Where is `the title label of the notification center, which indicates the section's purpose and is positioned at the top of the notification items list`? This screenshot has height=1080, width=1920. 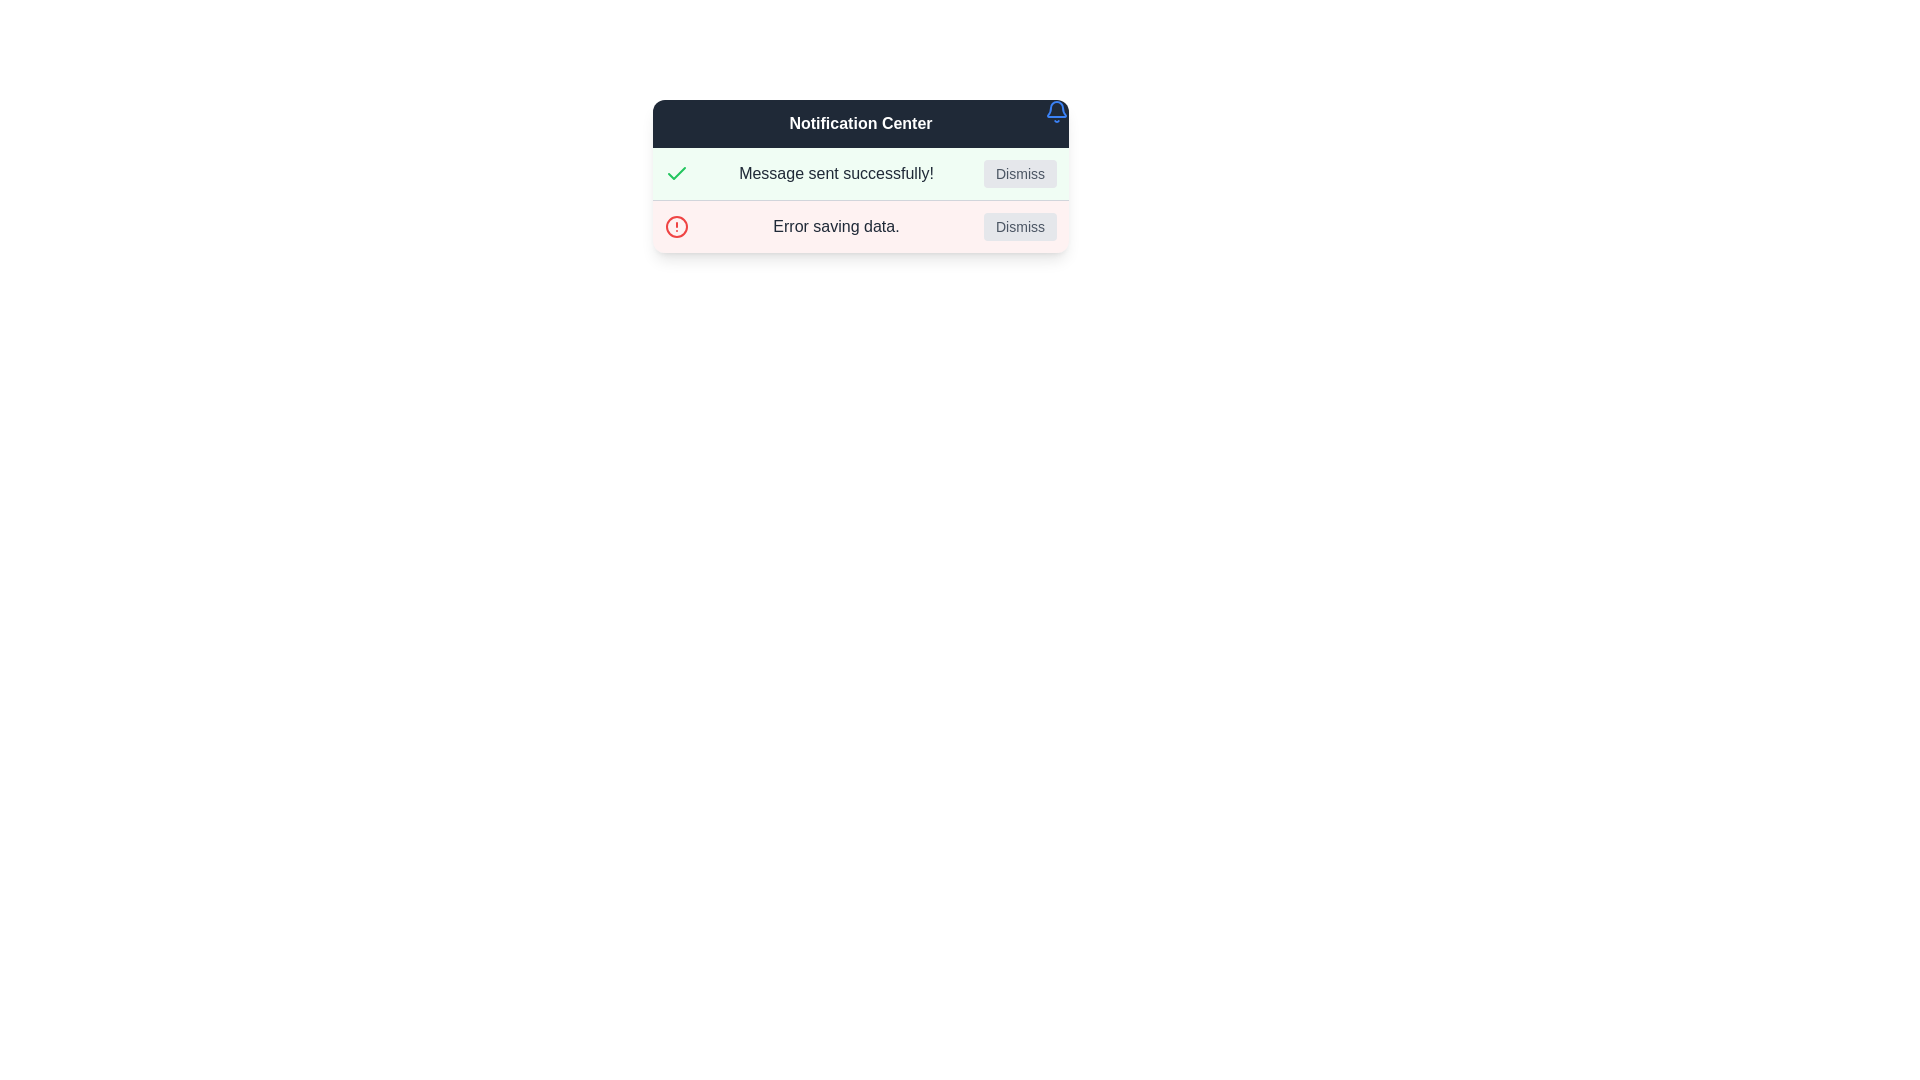 the title label of the notification center, which indicates the section's purpose and is positioned at the top of the notification items list is located at coordinates (860, 123).